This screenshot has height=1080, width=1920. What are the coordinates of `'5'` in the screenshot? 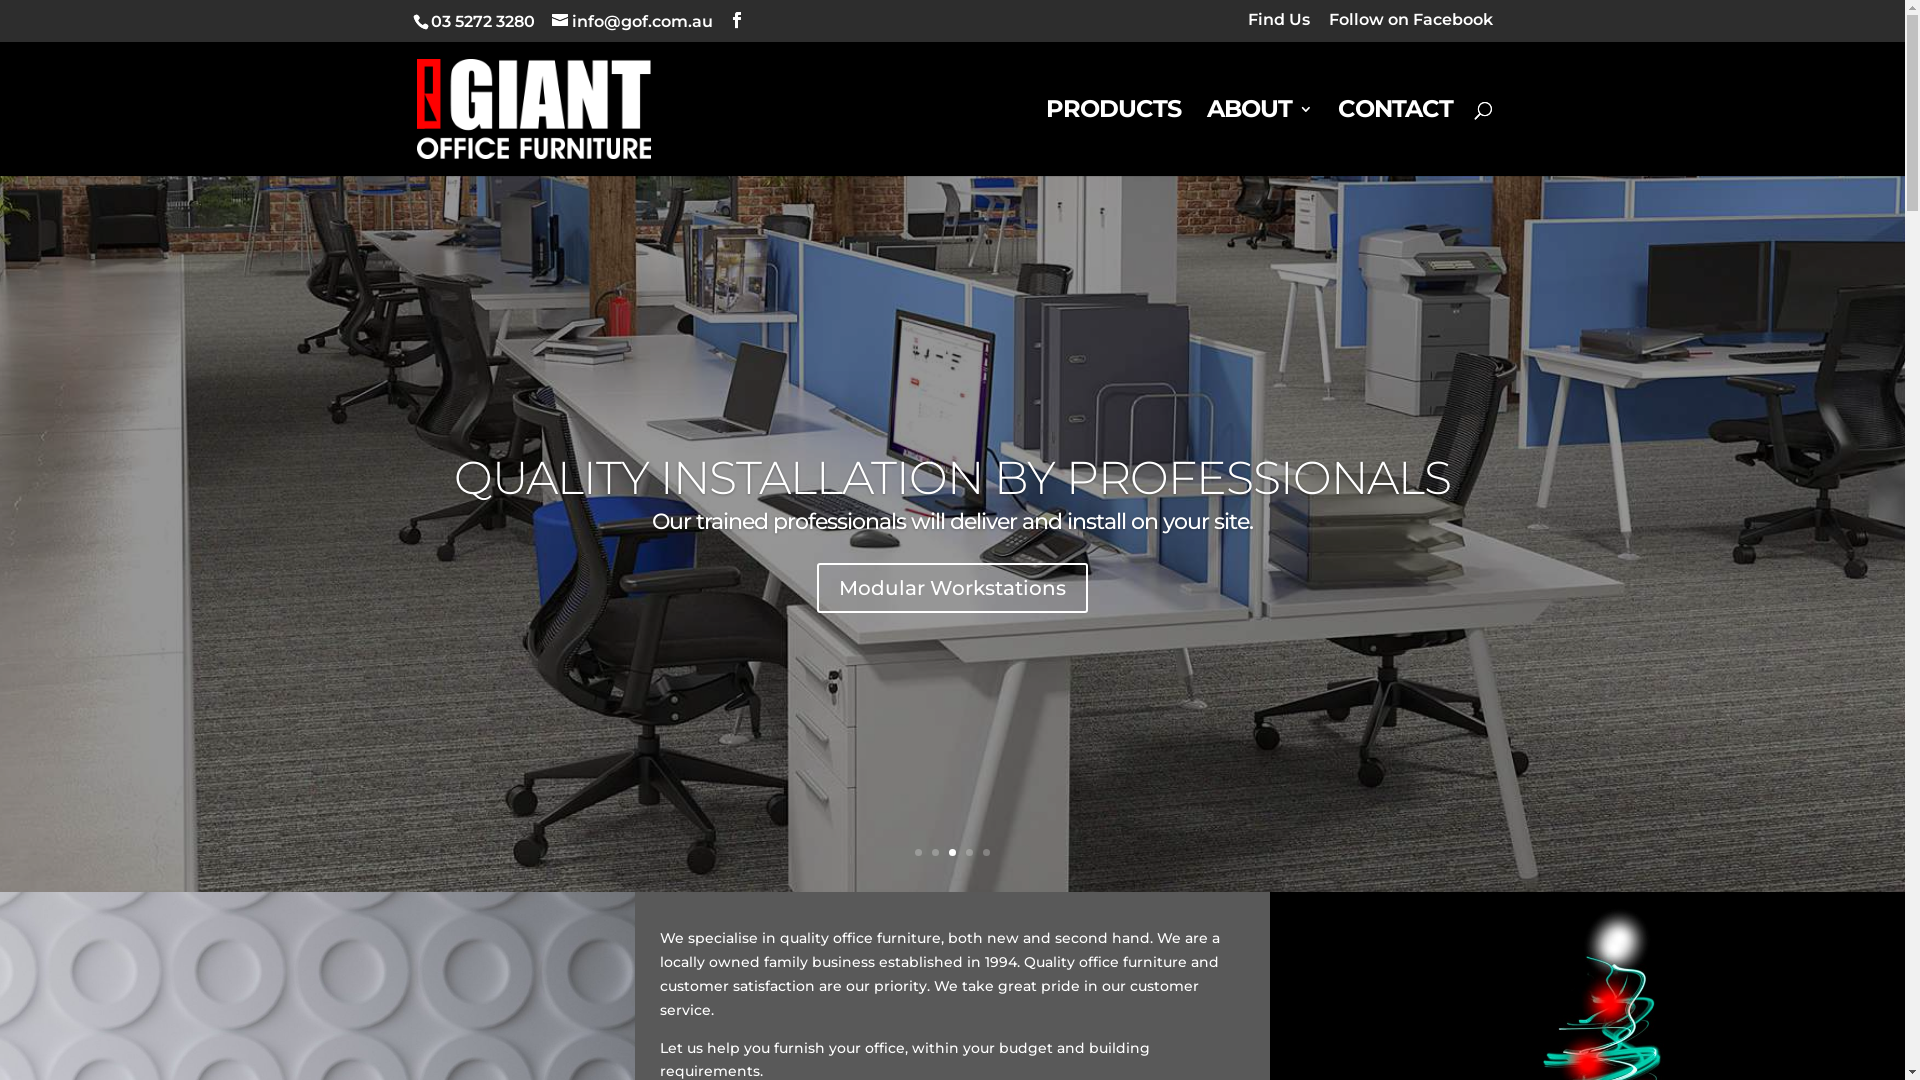 It's located at (986, 852).